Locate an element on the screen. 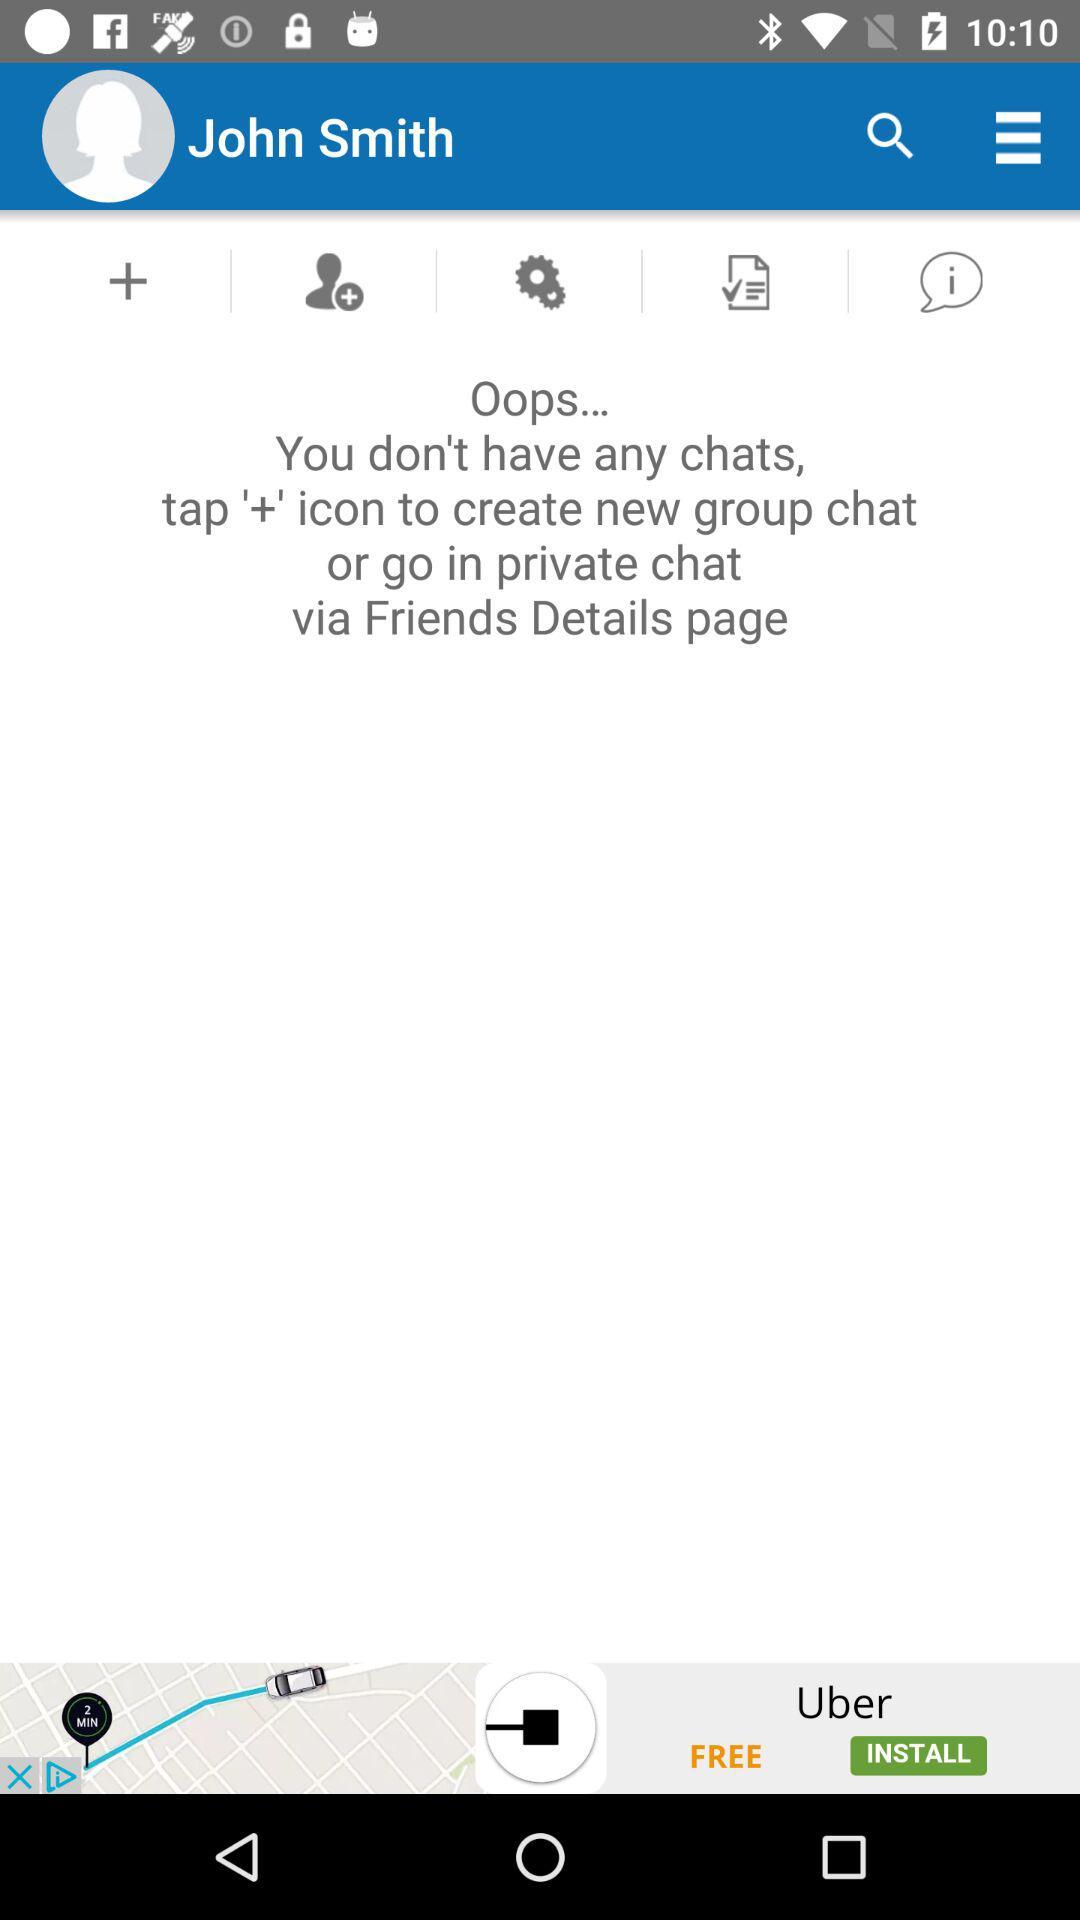 This screenshot has width=1080, height=1920. personal details is located at coordinates (128, 280).